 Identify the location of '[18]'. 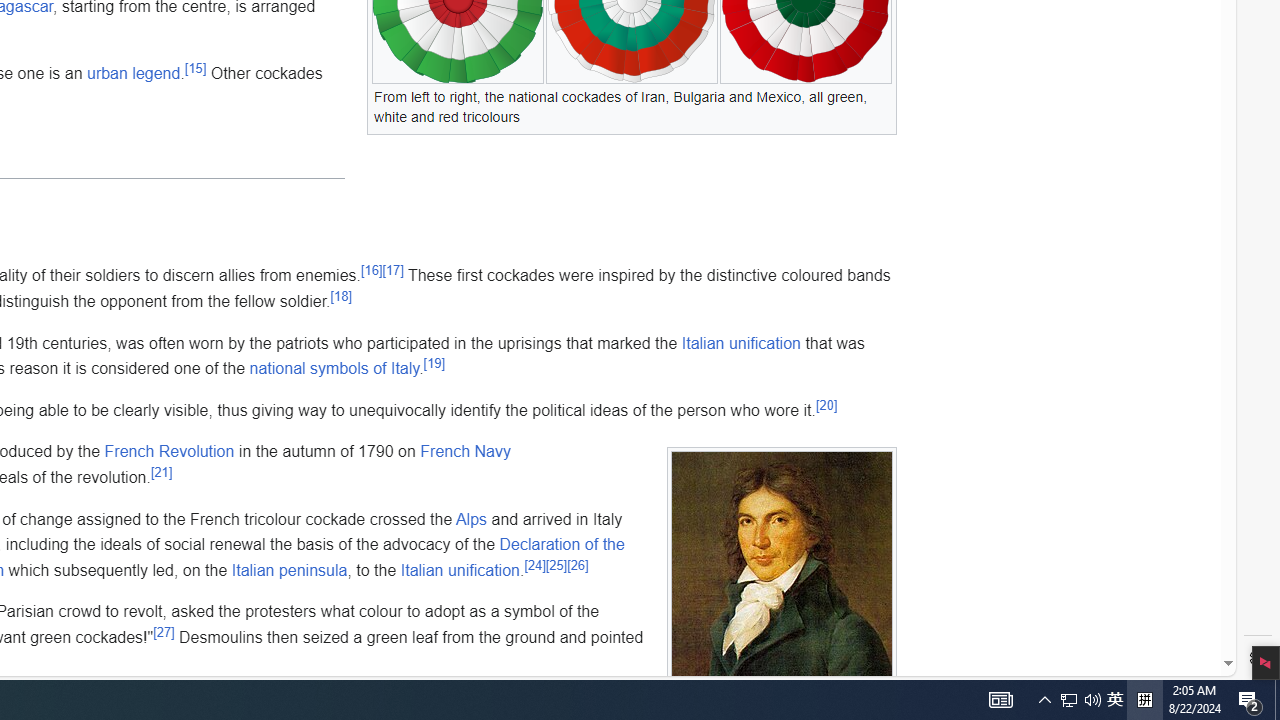
(341, 295).